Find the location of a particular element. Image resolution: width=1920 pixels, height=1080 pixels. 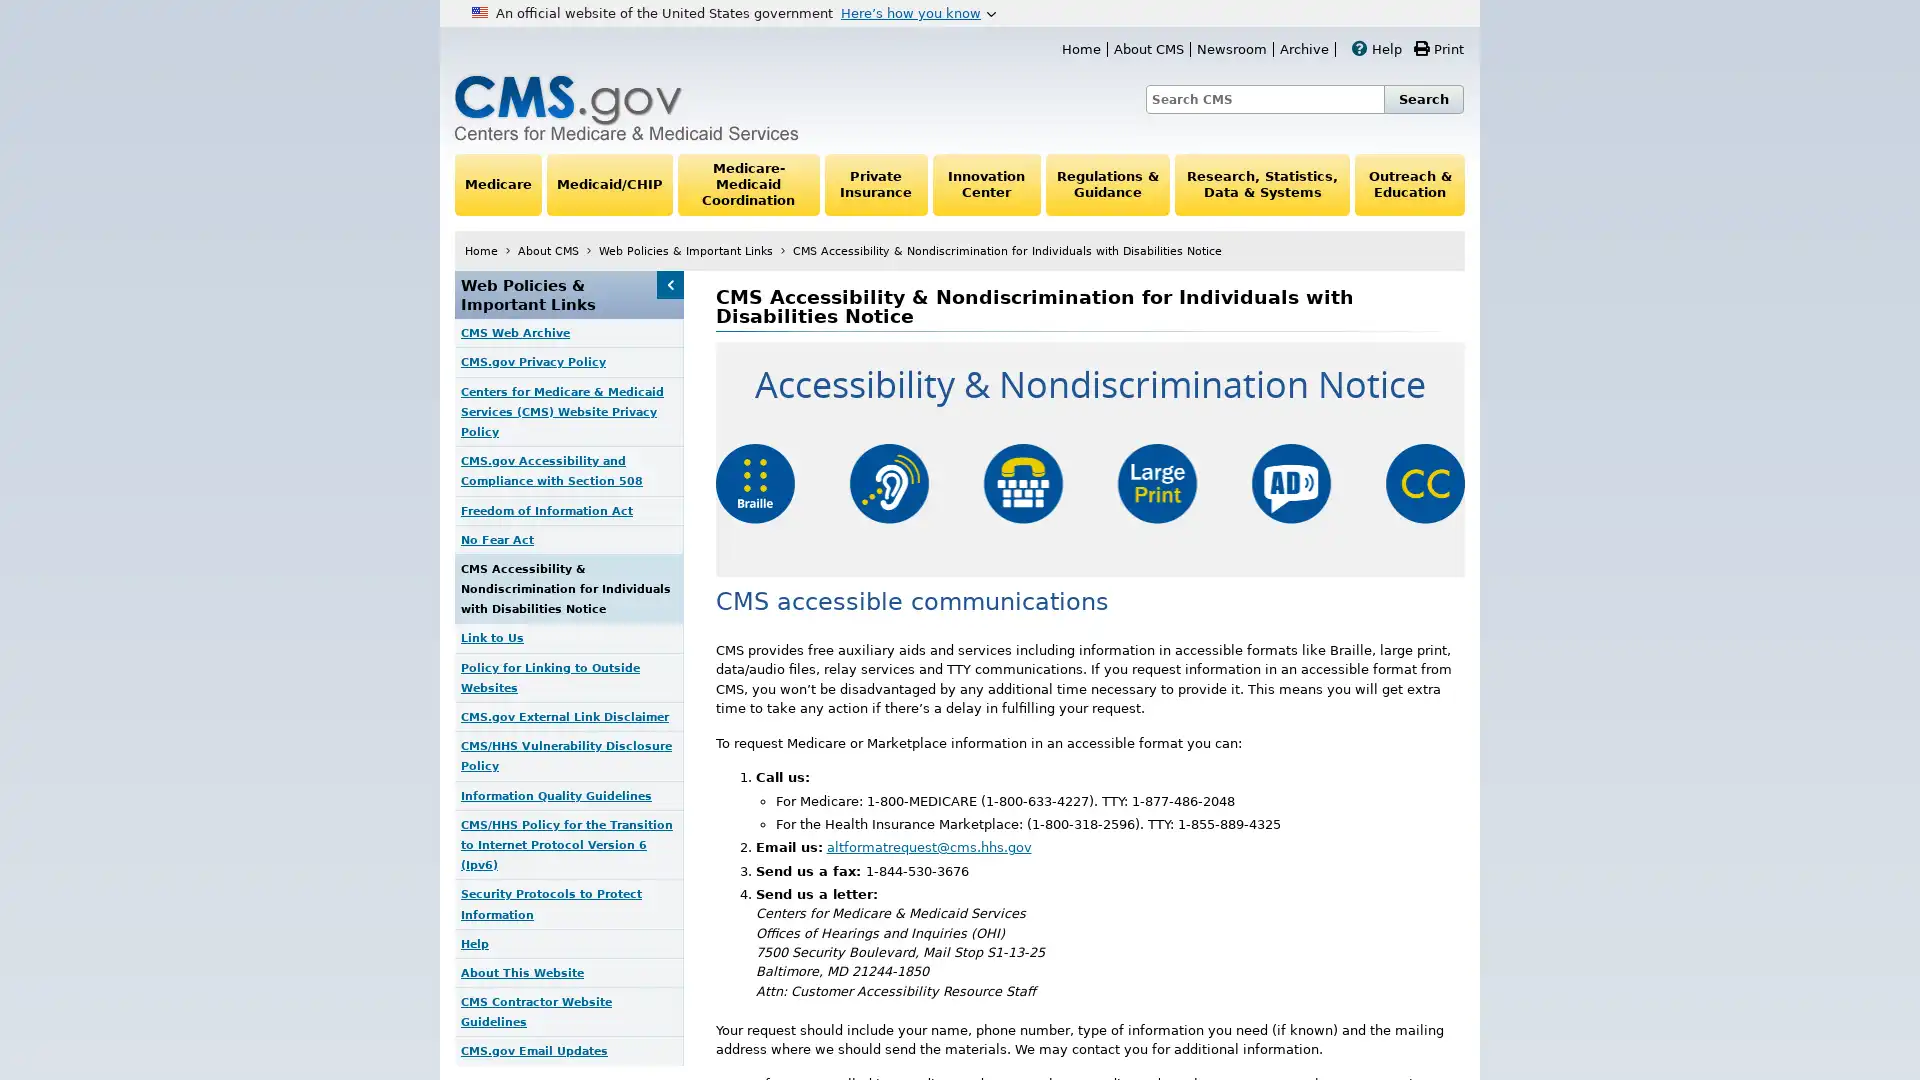

Search is located at coordinates (1423, 99).